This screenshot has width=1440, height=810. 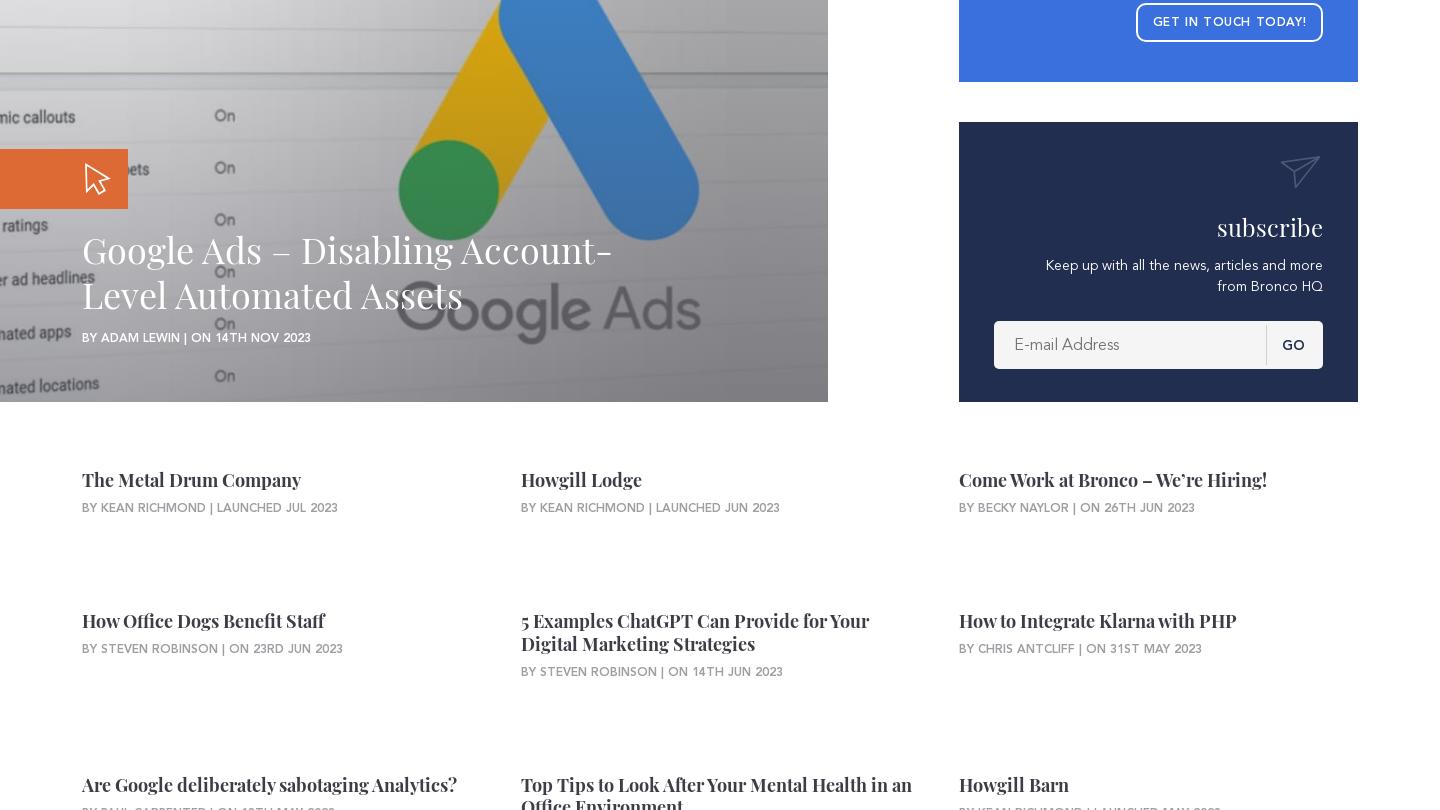 What do you see at coordinates (1292, 343) in the screenshot?
I see `'Go'` at bounding box center [1292, 343].